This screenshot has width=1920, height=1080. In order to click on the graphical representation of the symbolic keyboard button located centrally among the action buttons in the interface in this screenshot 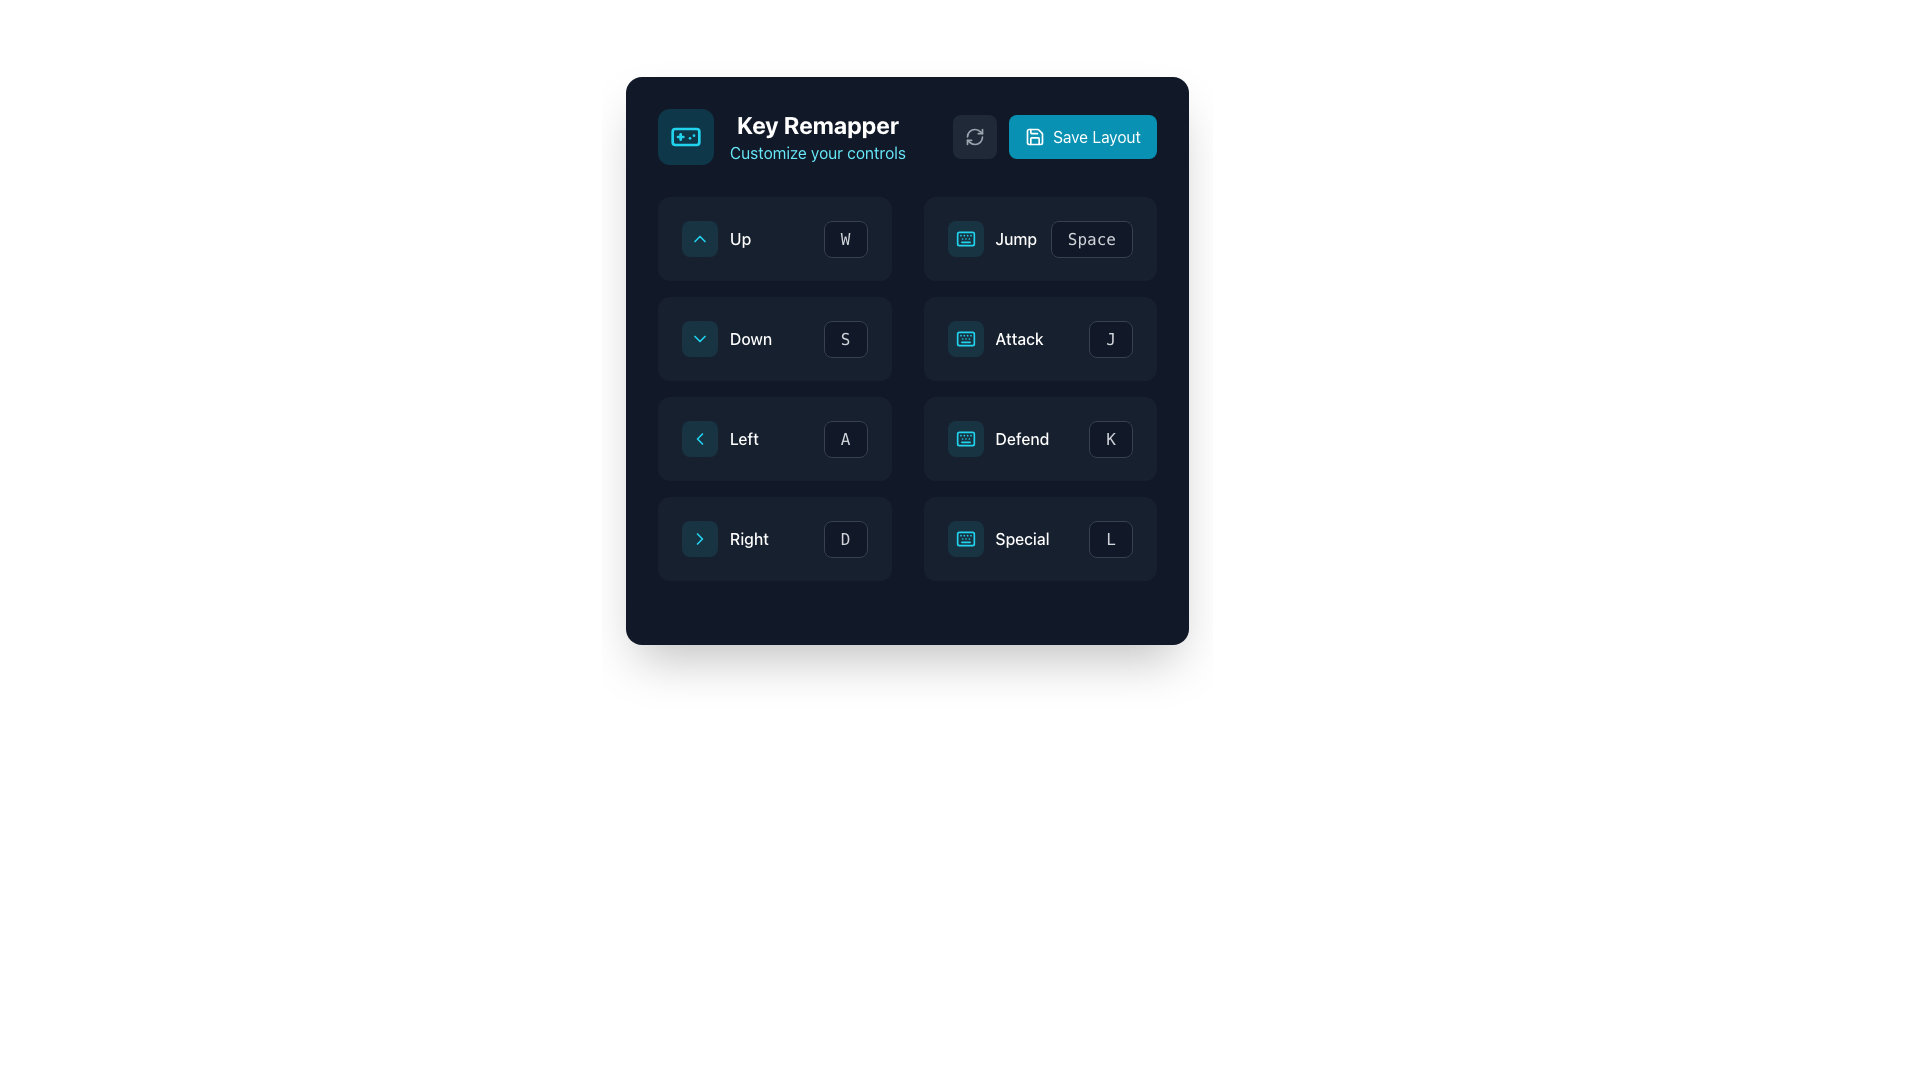, I will do `click(965, 538)`.